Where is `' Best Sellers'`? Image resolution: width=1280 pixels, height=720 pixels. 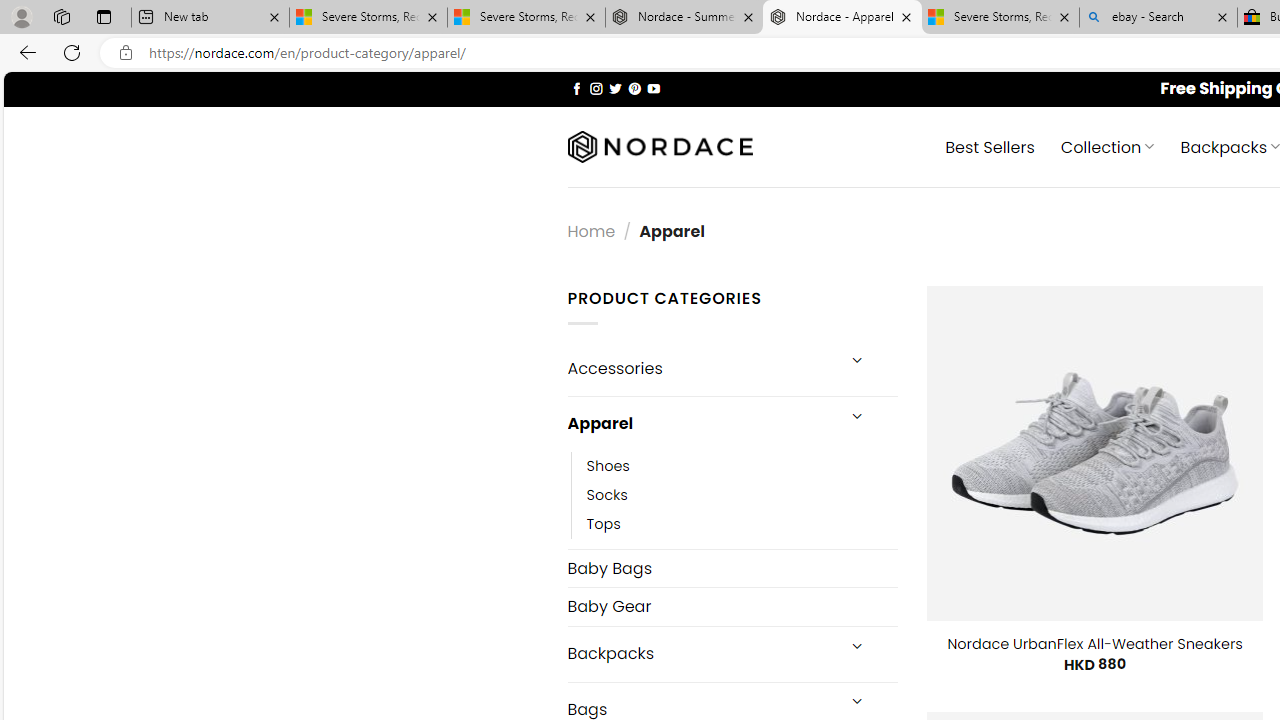 ' Best Sellers' is located at coordinates (990, 145).